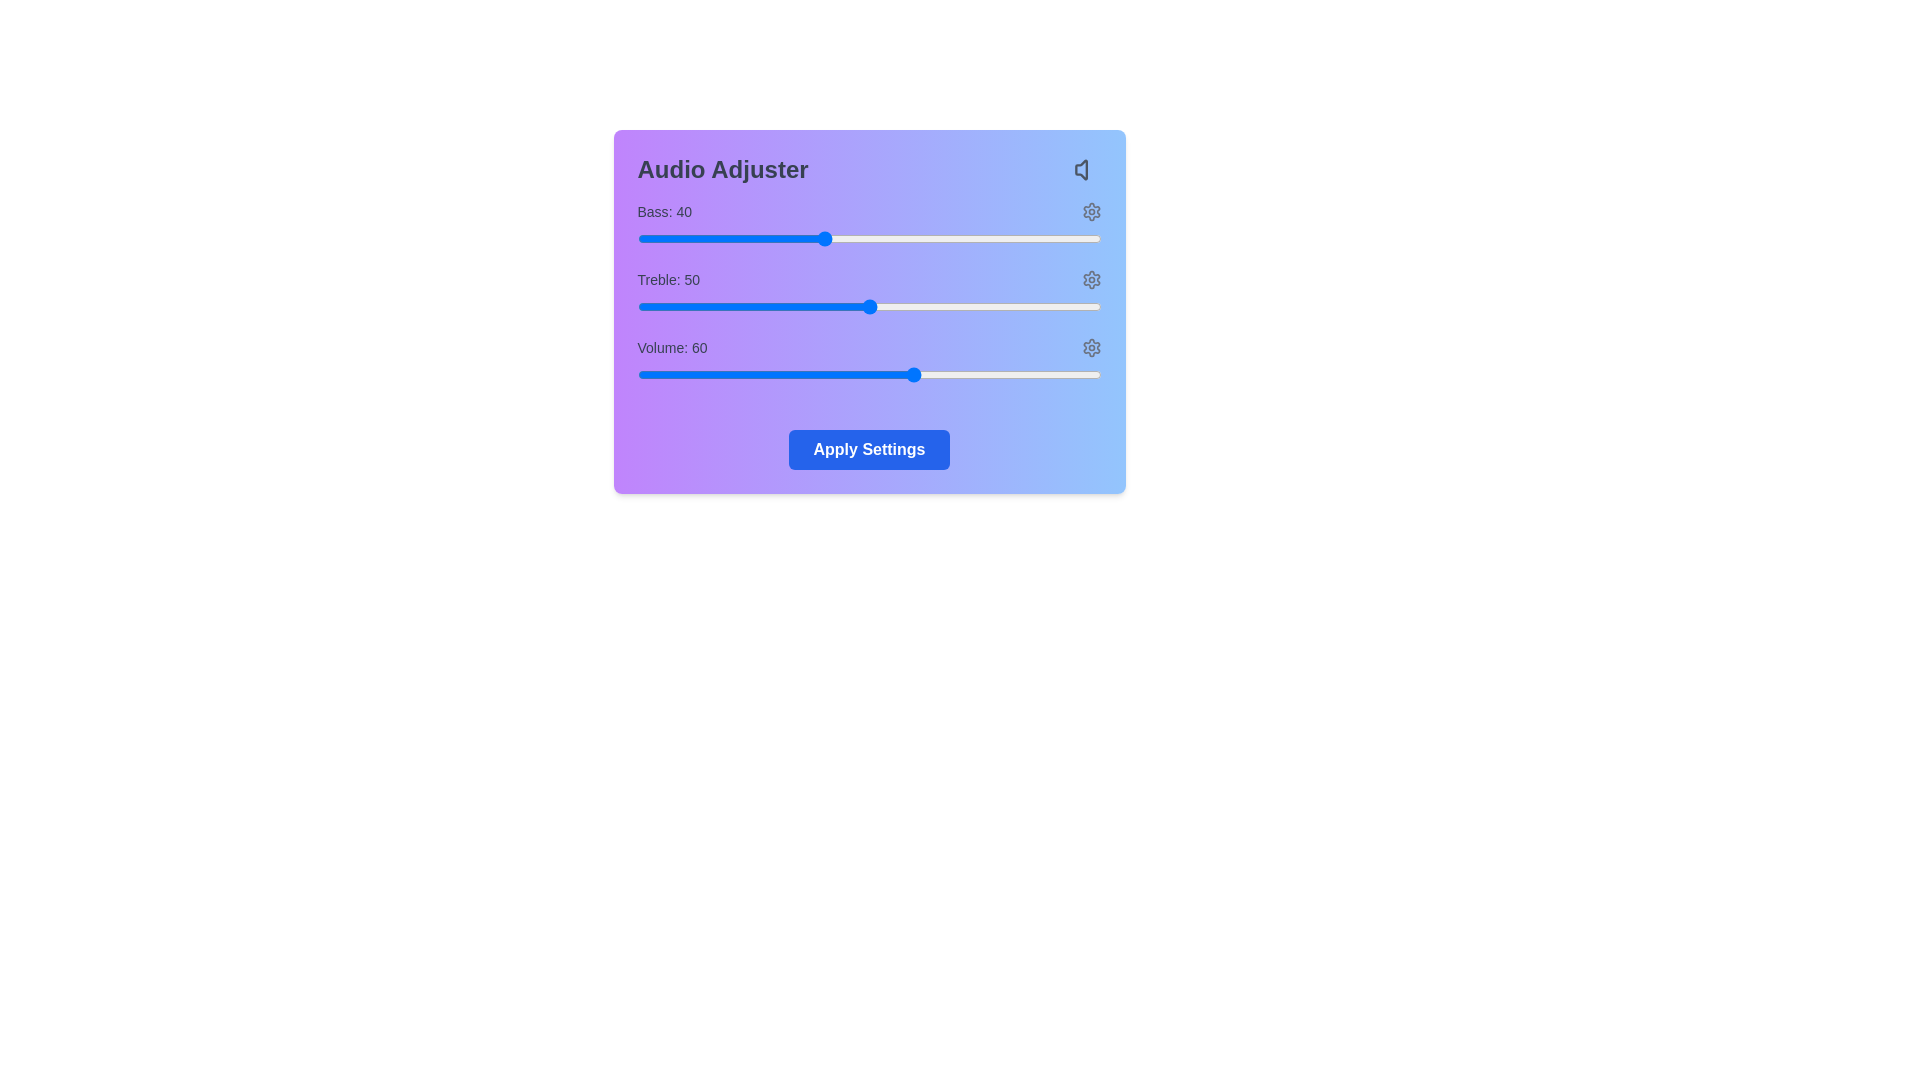  Describe the element at coordinates (668, 280) in the screenshot. I see `the text label displaying 'Treble: 50', which is styled in a slightly bold font and is located in the middle of a slider control interface with a purple gradient background` at that location.